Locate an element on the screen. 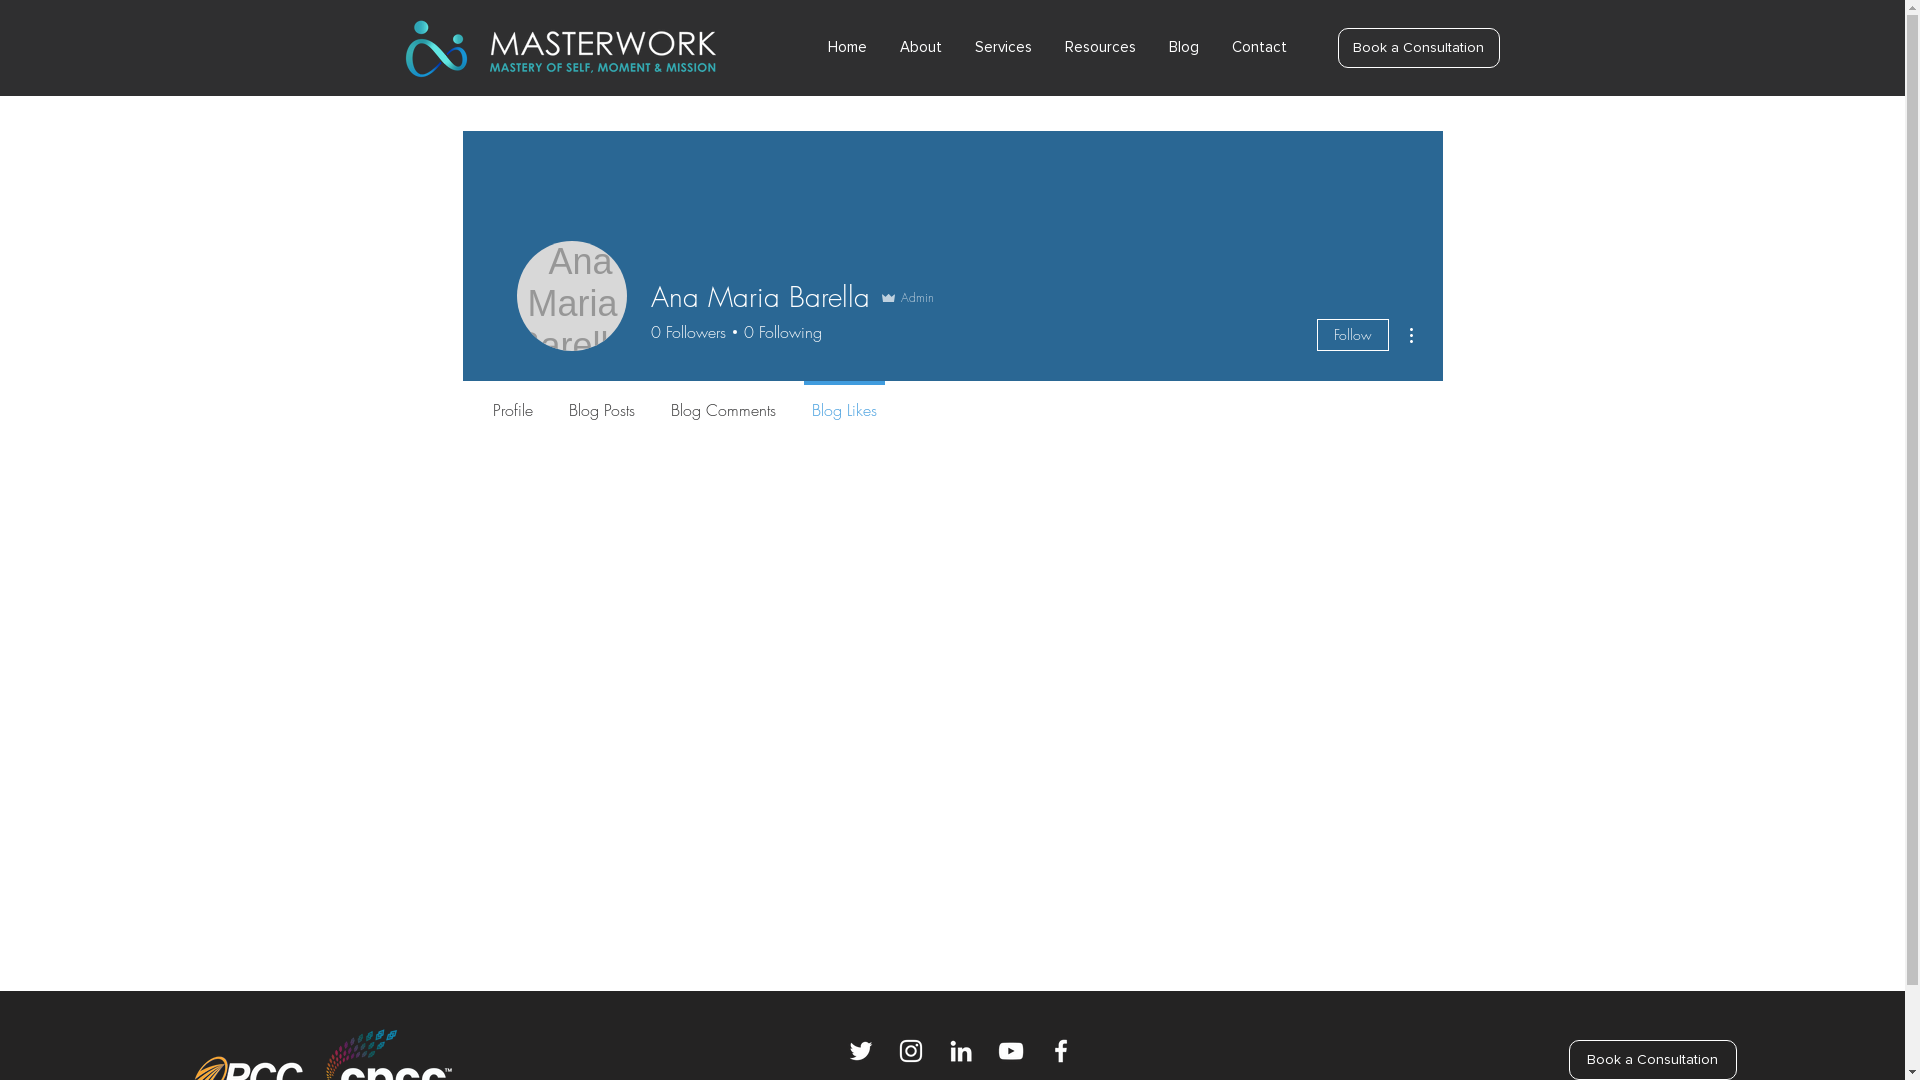 This screenshot has height=1080, width=1920. 'Blog Posts' is located at coordinates (599, 401).